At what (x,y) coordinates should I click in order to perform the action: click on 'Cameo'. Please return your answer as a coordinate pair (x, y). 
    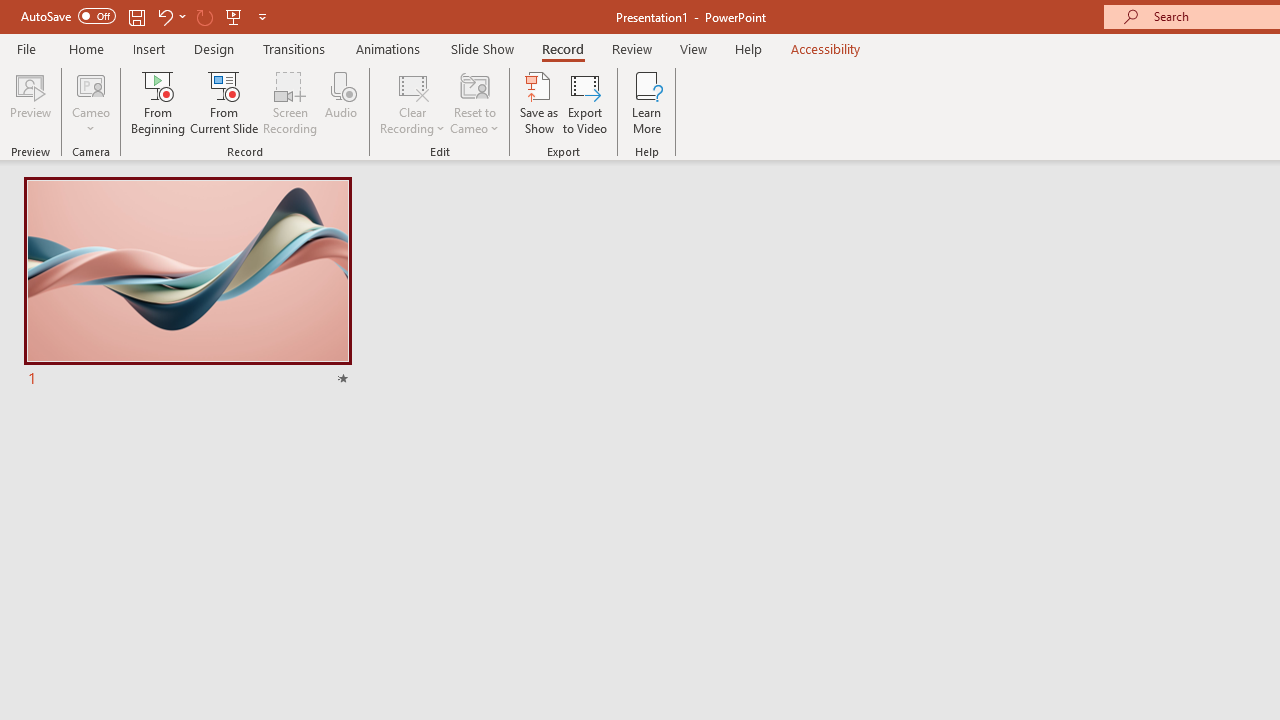
    Looking at the image, I should click on (90, 84).